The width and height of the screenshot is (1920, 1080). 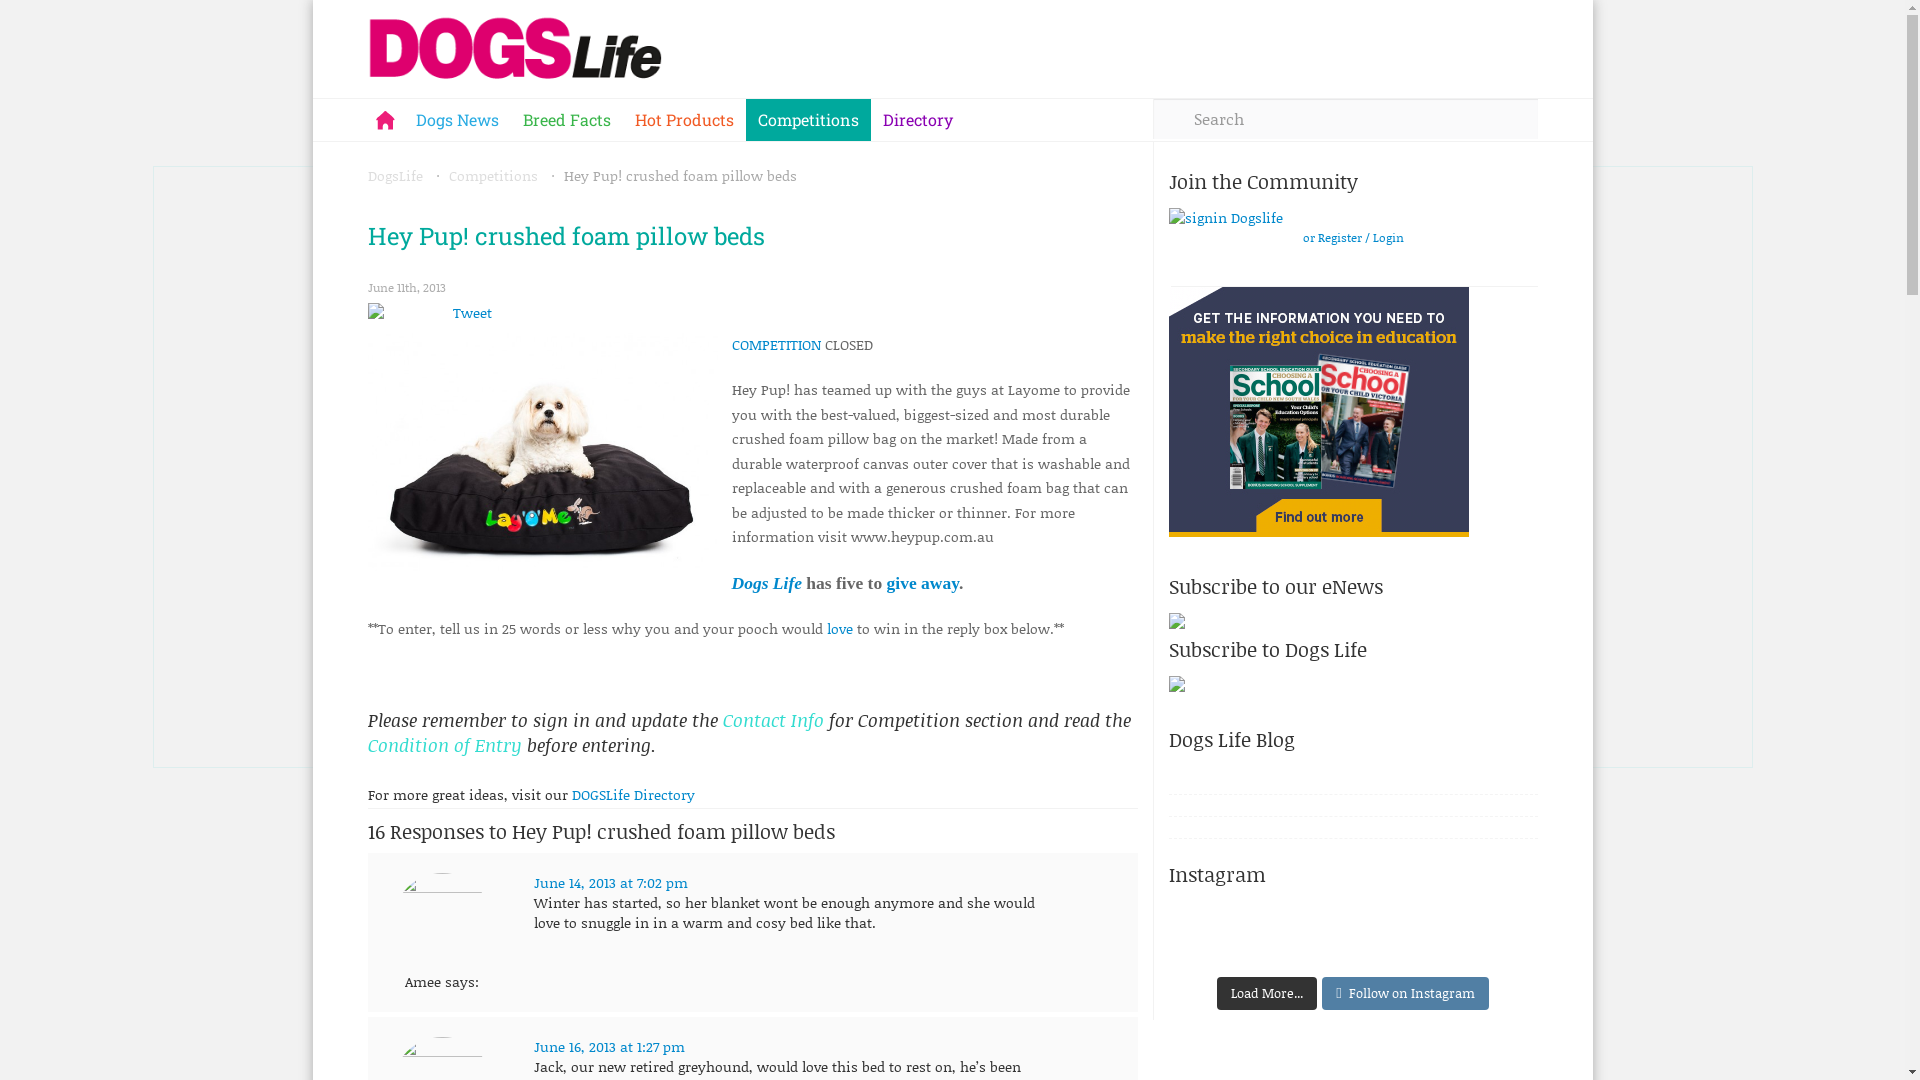 I want to click on 'DOGSLife Directory', so click(x=632, y=793).